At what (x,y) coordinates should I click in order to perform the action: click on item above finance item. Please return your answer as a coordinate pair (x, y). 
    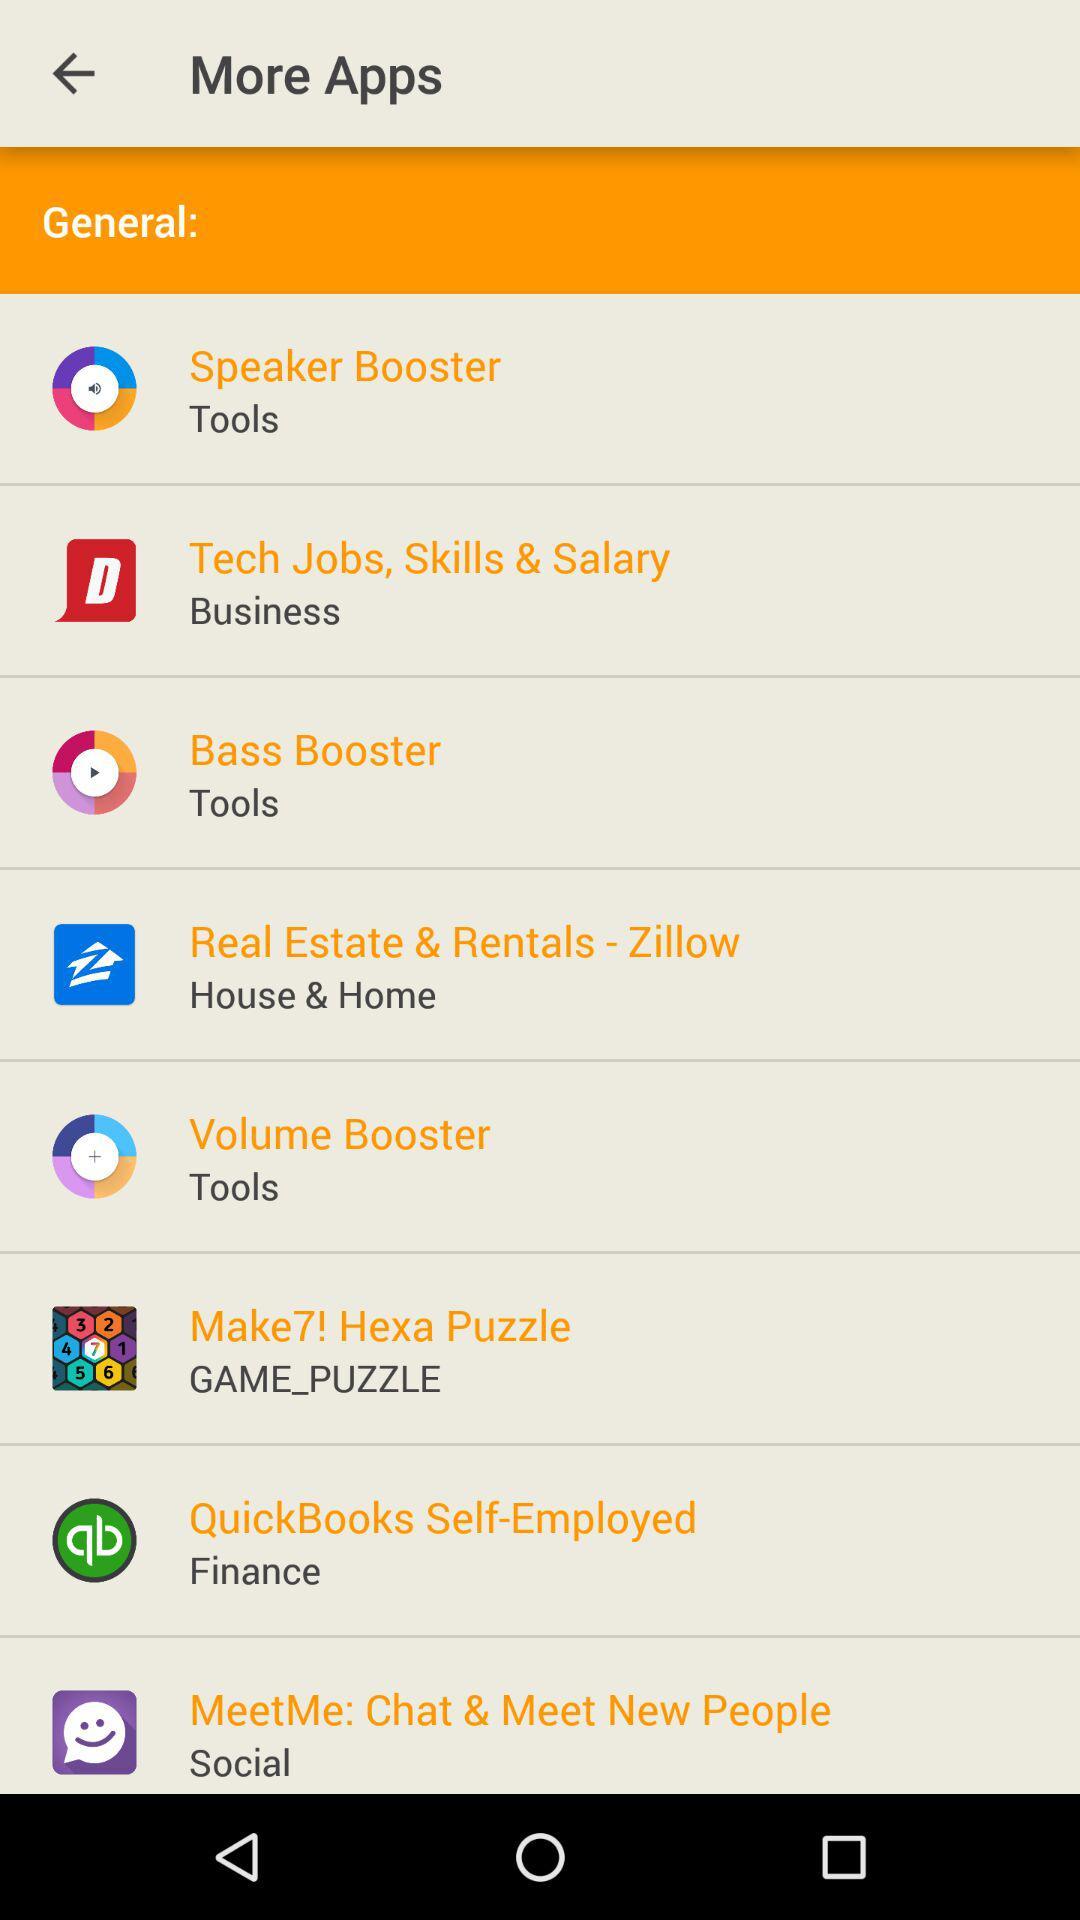
    Looking at the image, I should click on (442, 1516).